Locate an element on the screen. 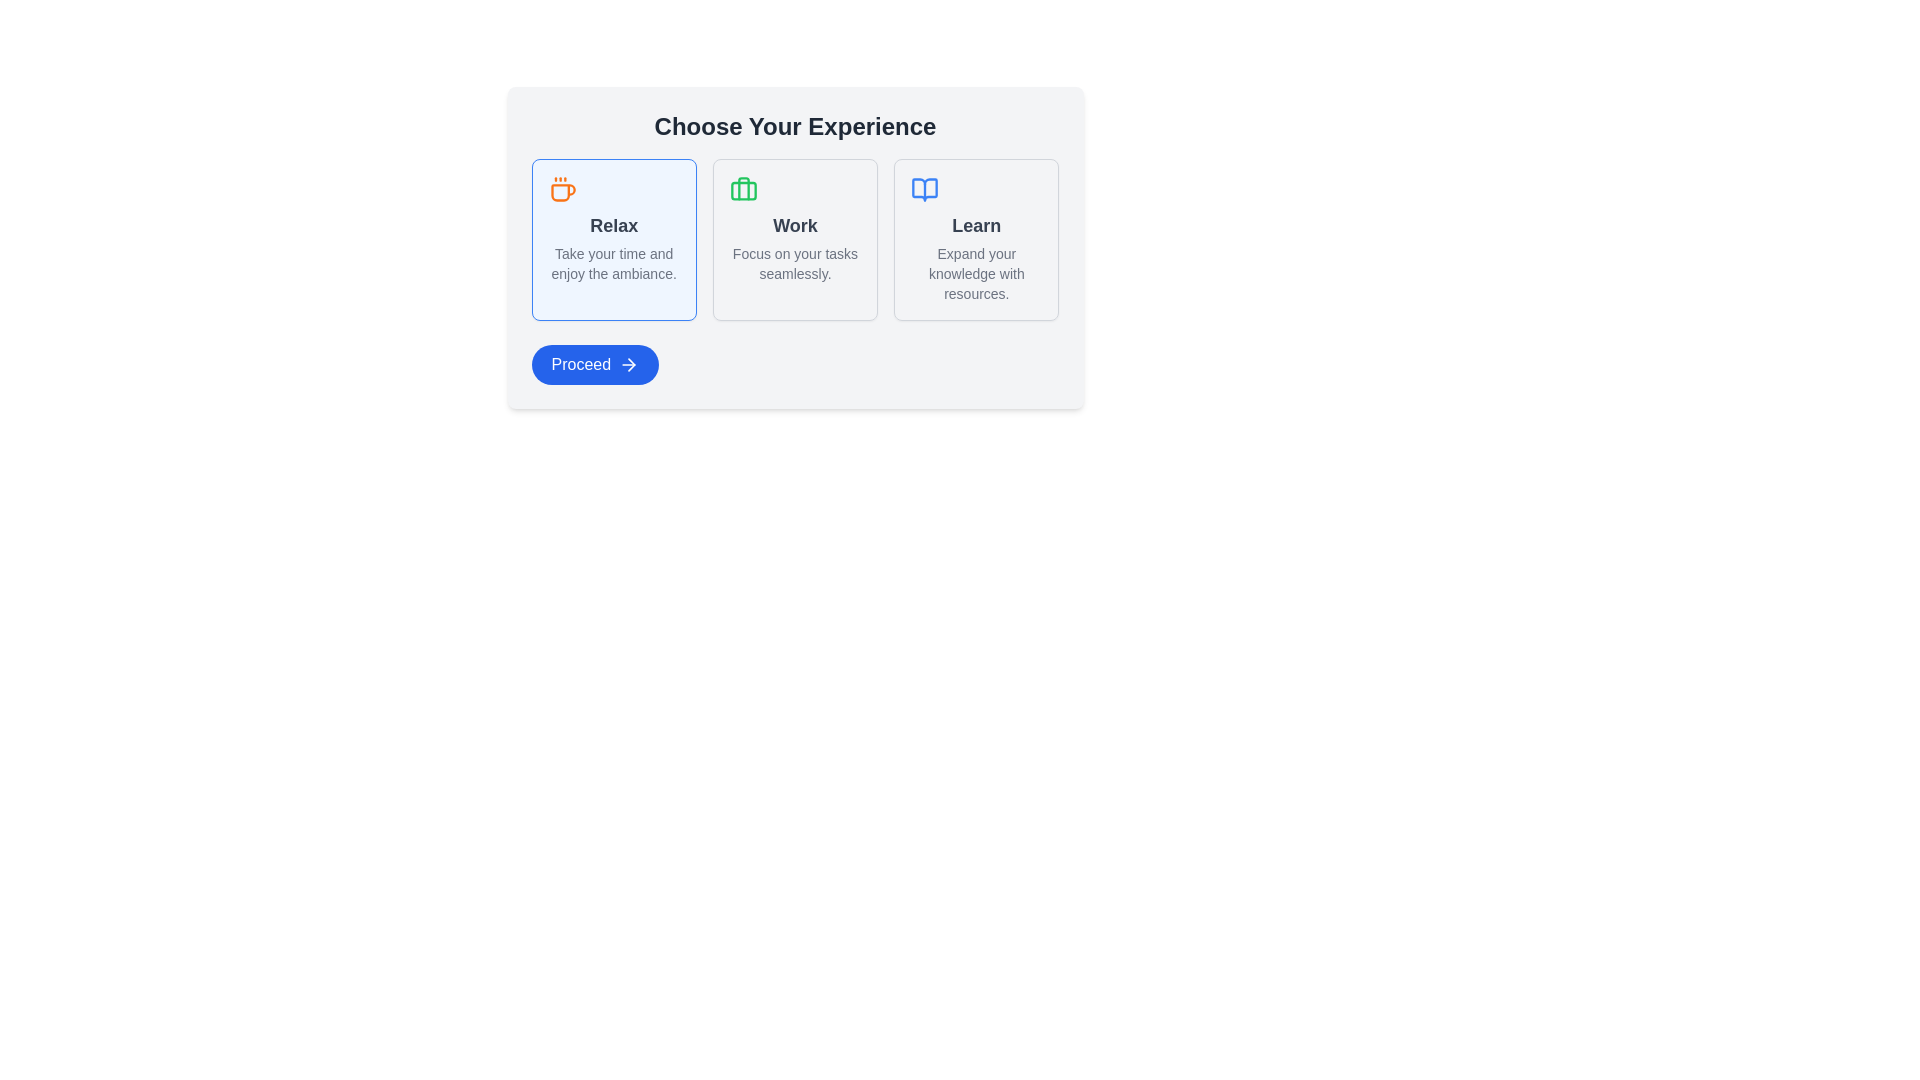 Image resolution: width=1920 pixels, height=1080 pixels. the 'Relax' icon in the 'Choose Your Experience' interface, which is the first selectable icon in the top section is located at coordinates (561, 189).